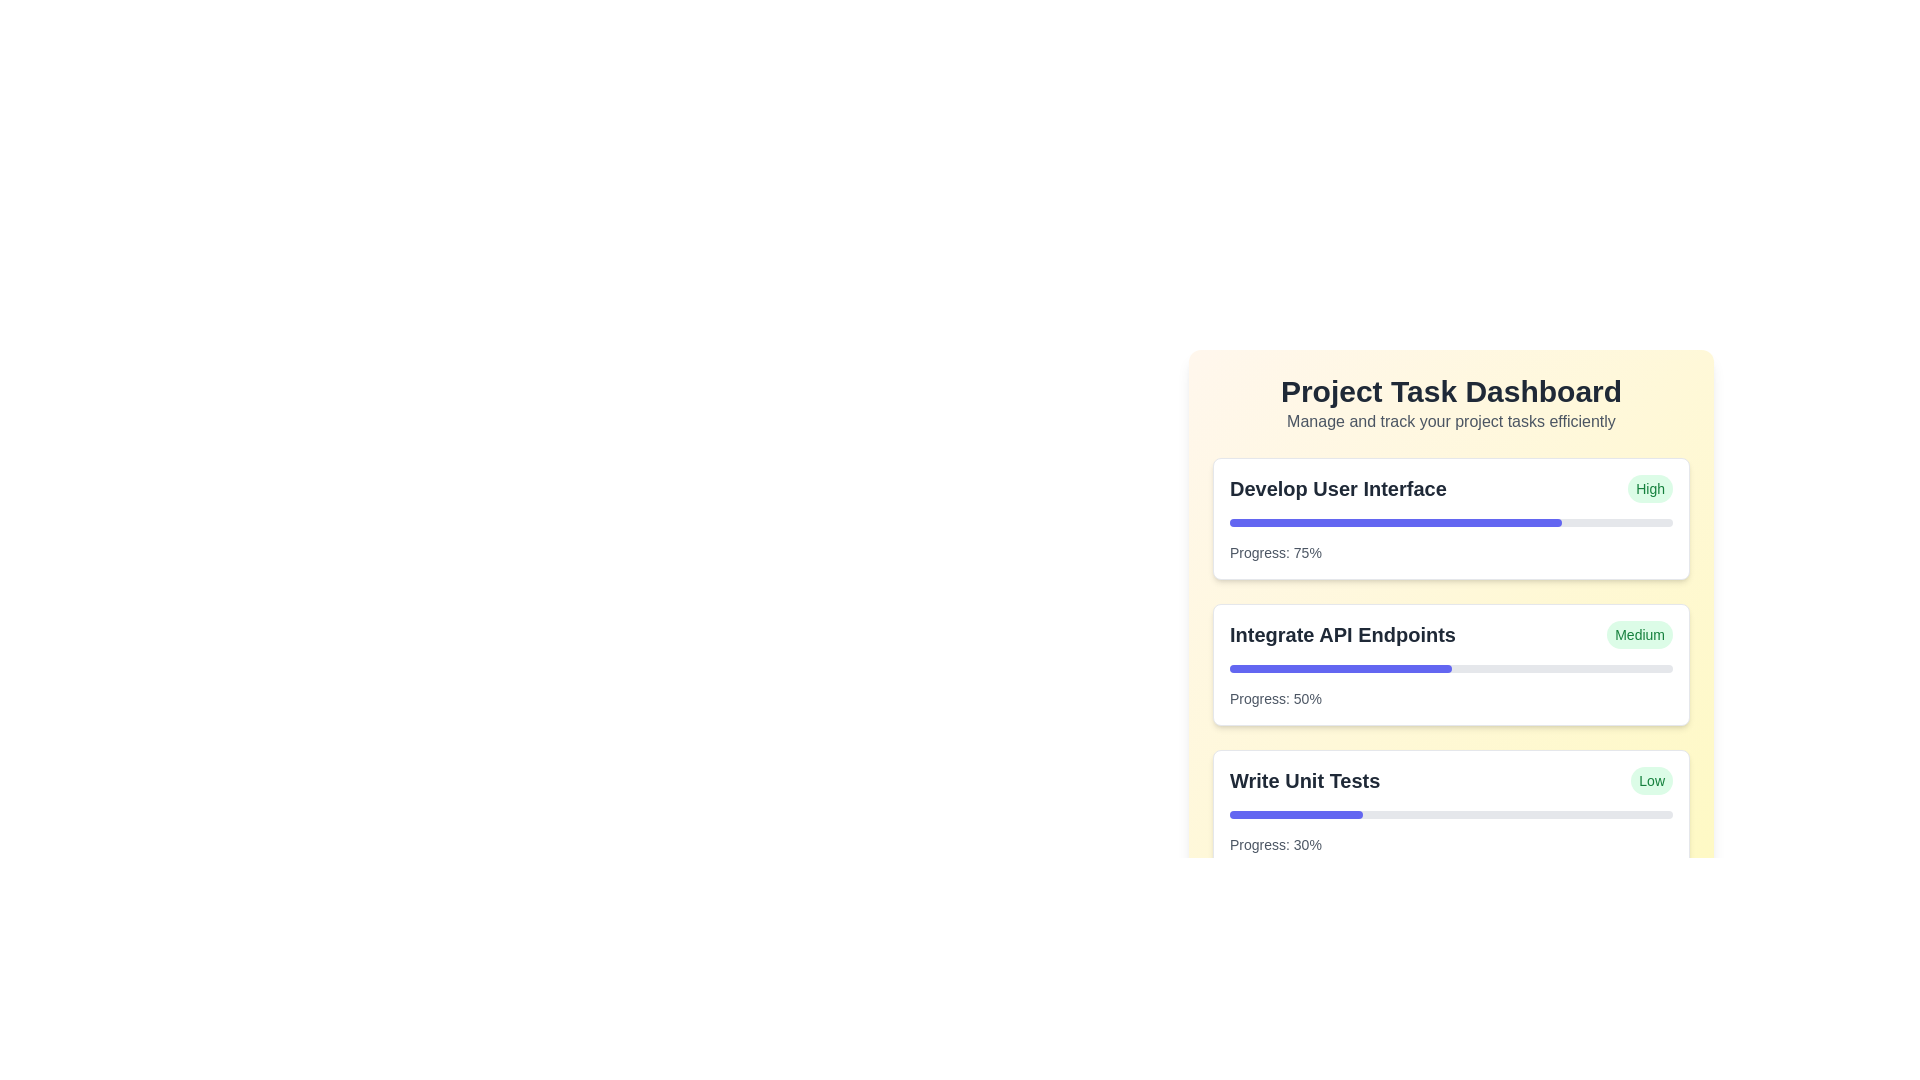  I want to click on the progress bar indicating 75% completion for the task 'Develop User Interface', so click(1451, 522).